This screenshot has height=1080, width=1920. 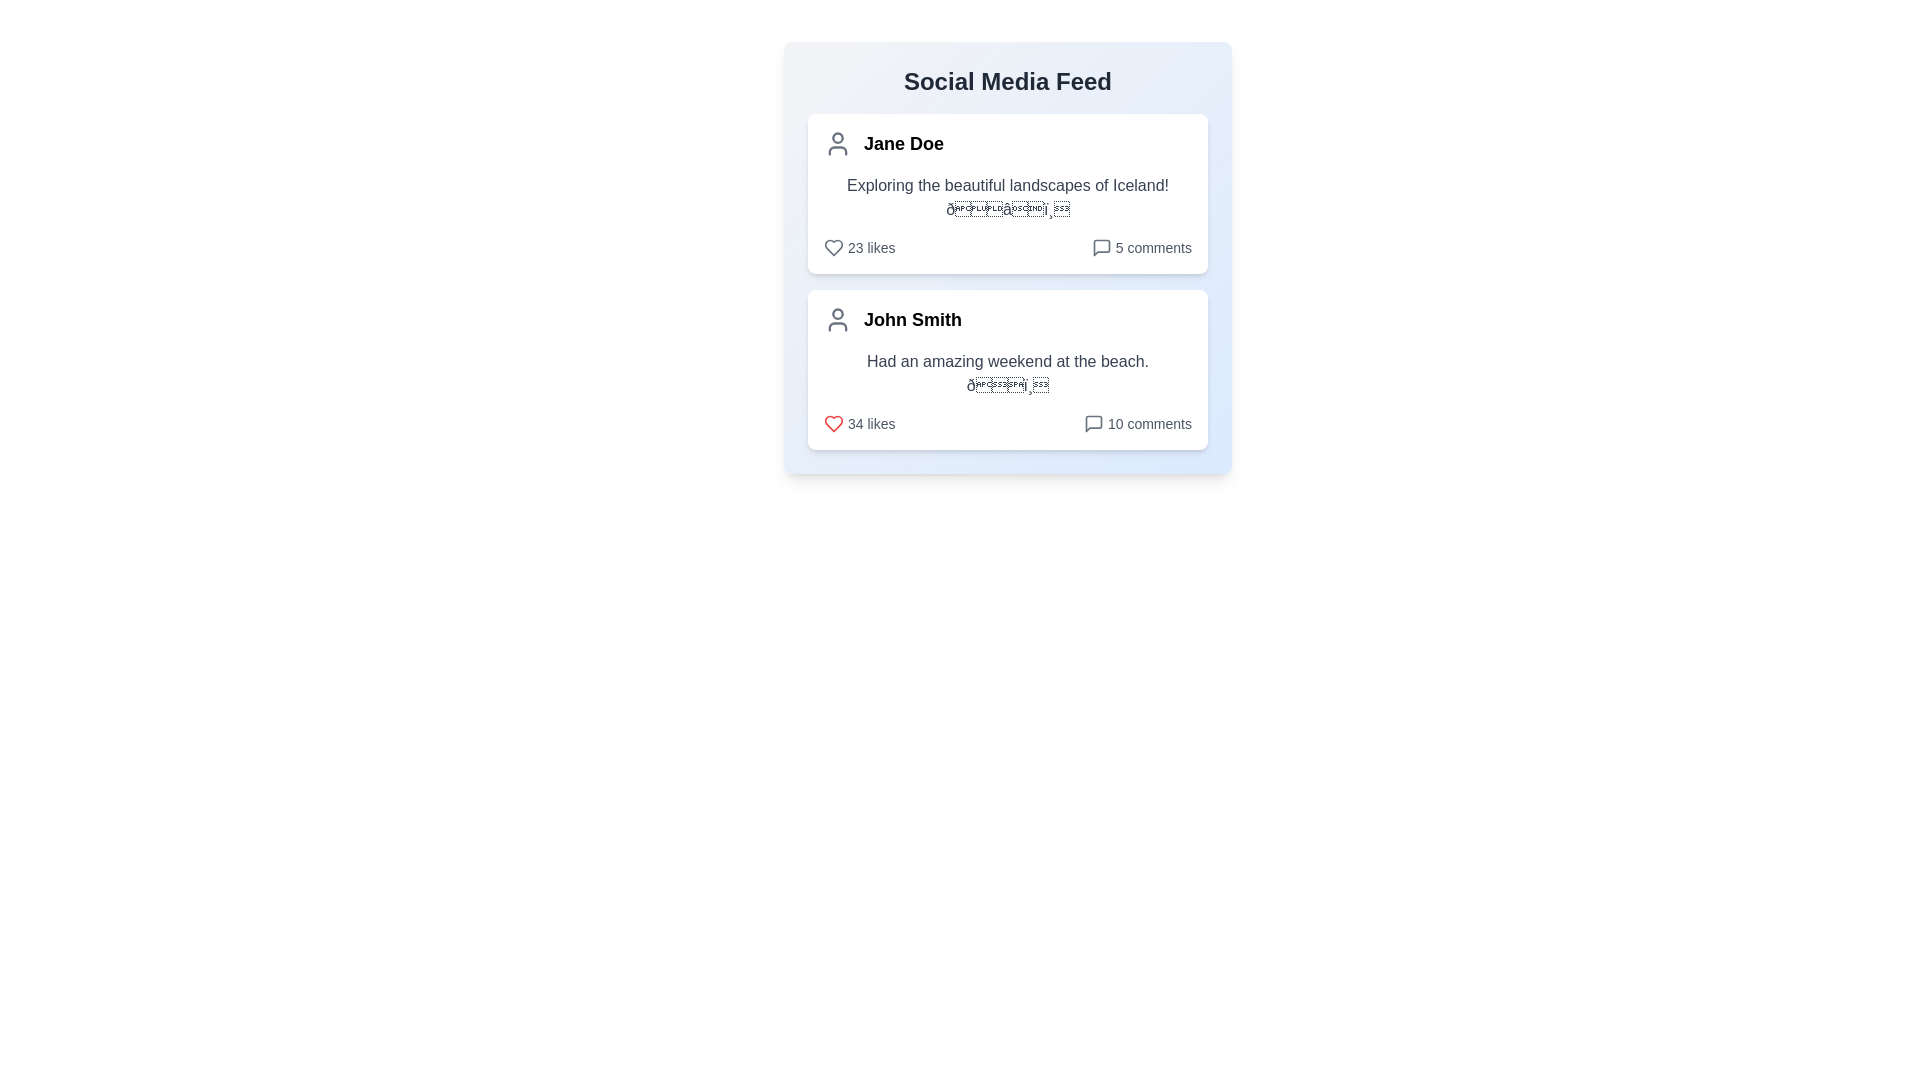 What do you see at coordinates (1141, 246) in the screenshot?
I see `the comment count area to focus on the number of comments for the post` at bounding box center [1141, 246].